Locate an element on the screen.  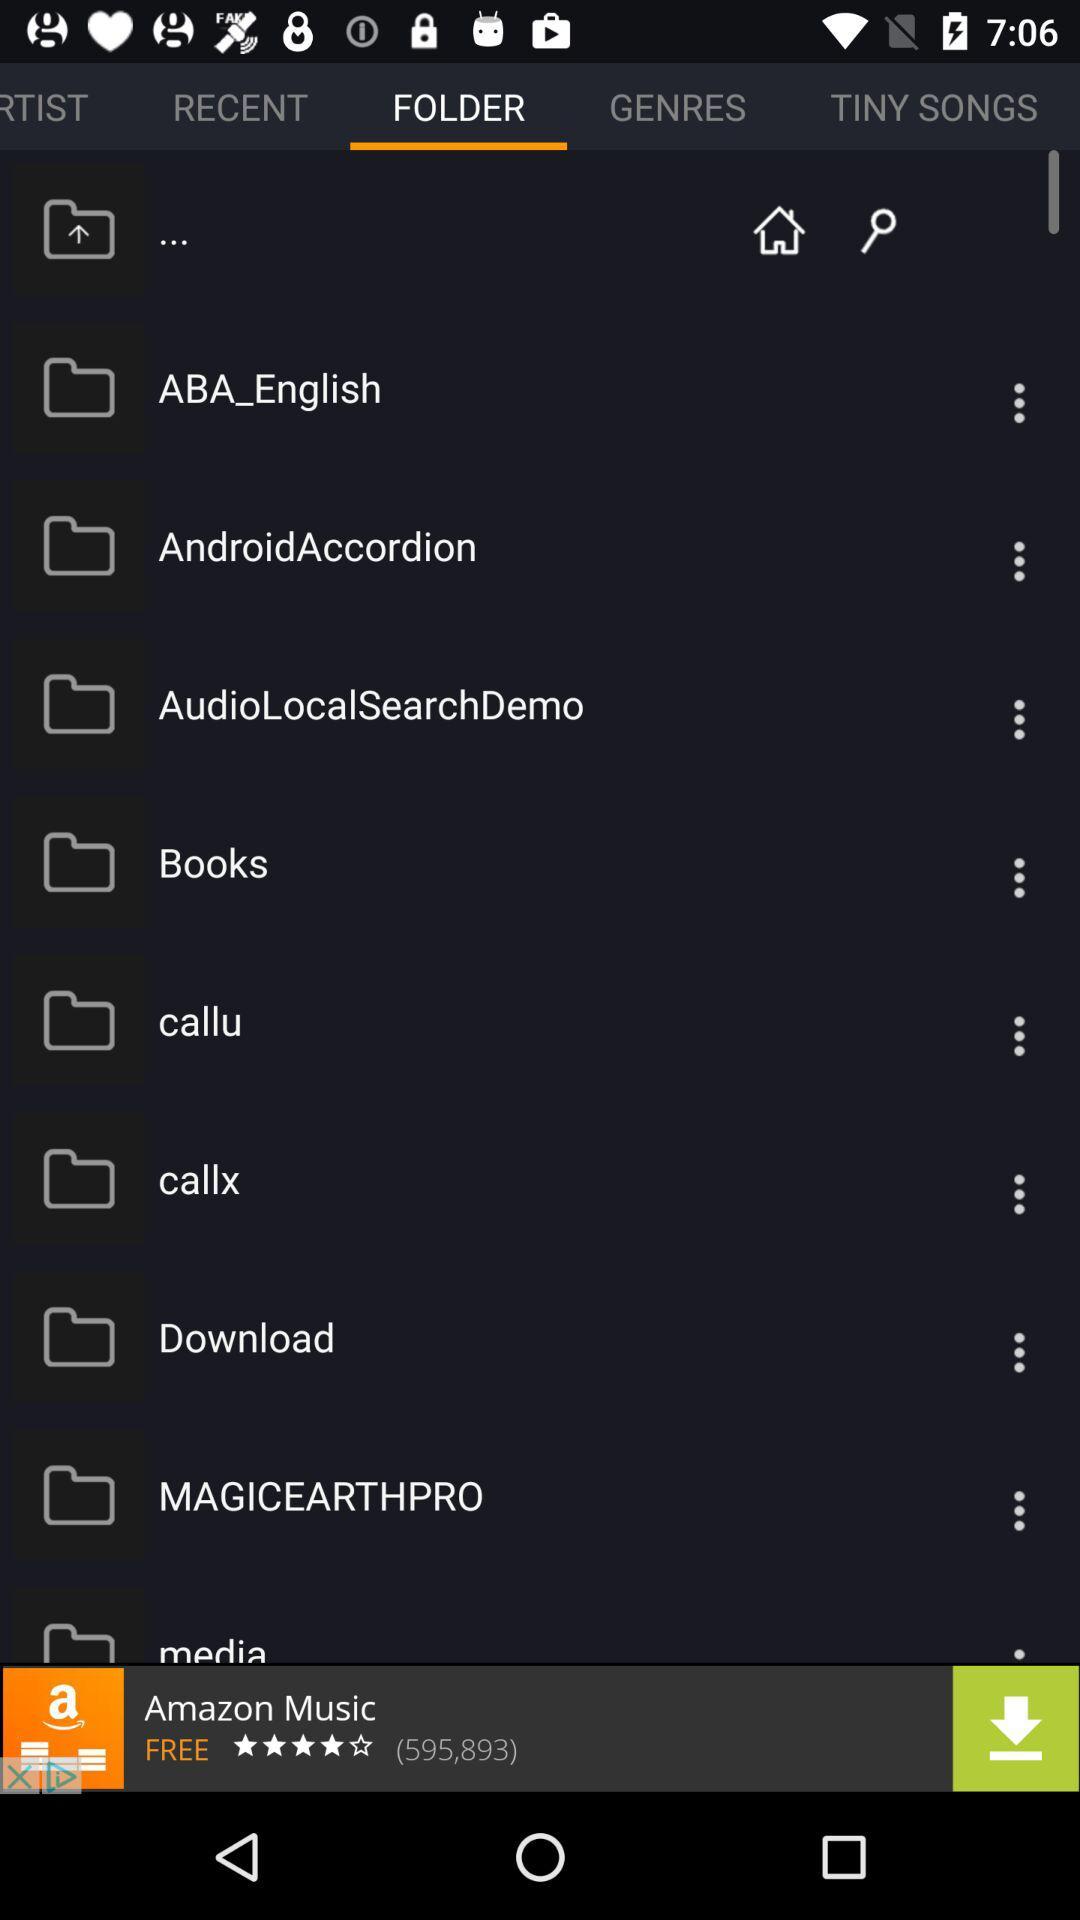
open options menu is located at coordinates (978, 1020).